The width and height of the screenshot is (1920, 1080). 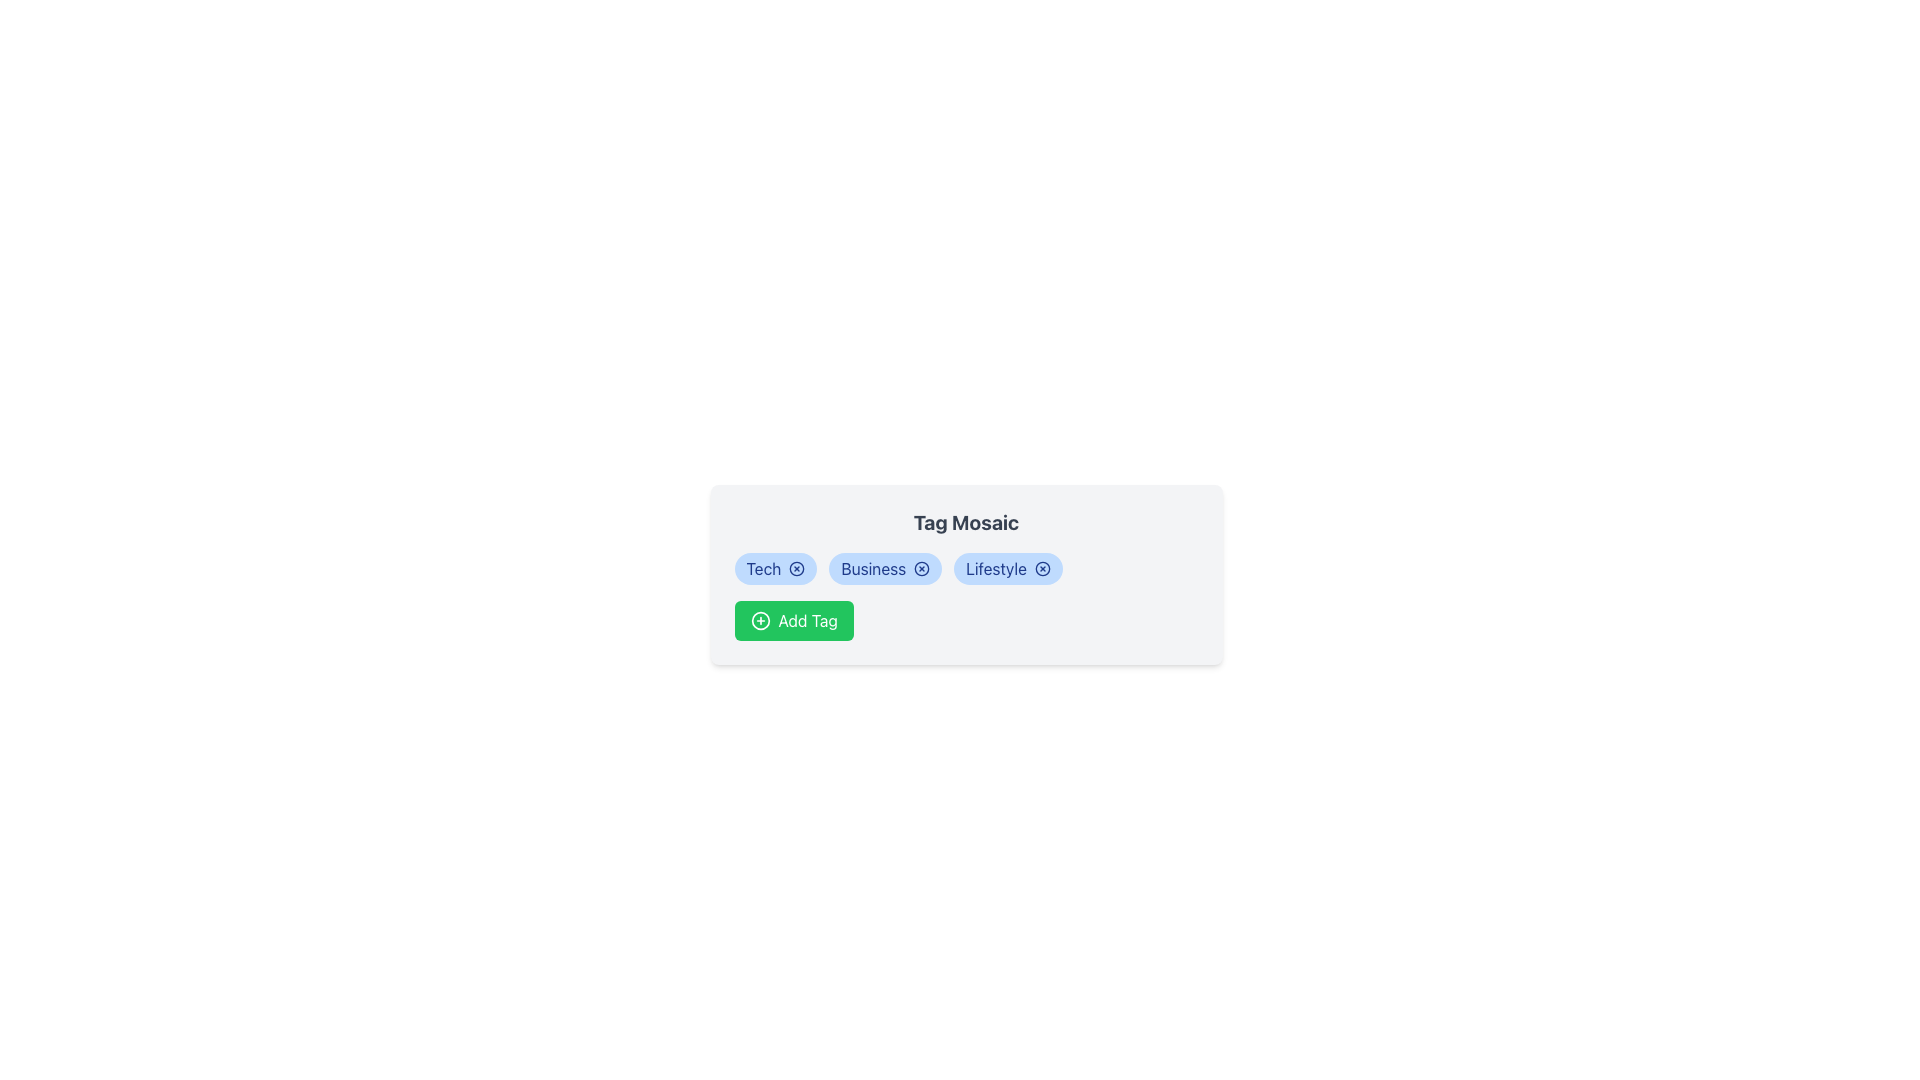 What do you see at coordinates (920, 569) in the screenshot?
I see `the context of the 'Business' tag icon, which is centrally located within the button labeled 'Business' in the horizontal row of tags` at bounding box center [920, 569].